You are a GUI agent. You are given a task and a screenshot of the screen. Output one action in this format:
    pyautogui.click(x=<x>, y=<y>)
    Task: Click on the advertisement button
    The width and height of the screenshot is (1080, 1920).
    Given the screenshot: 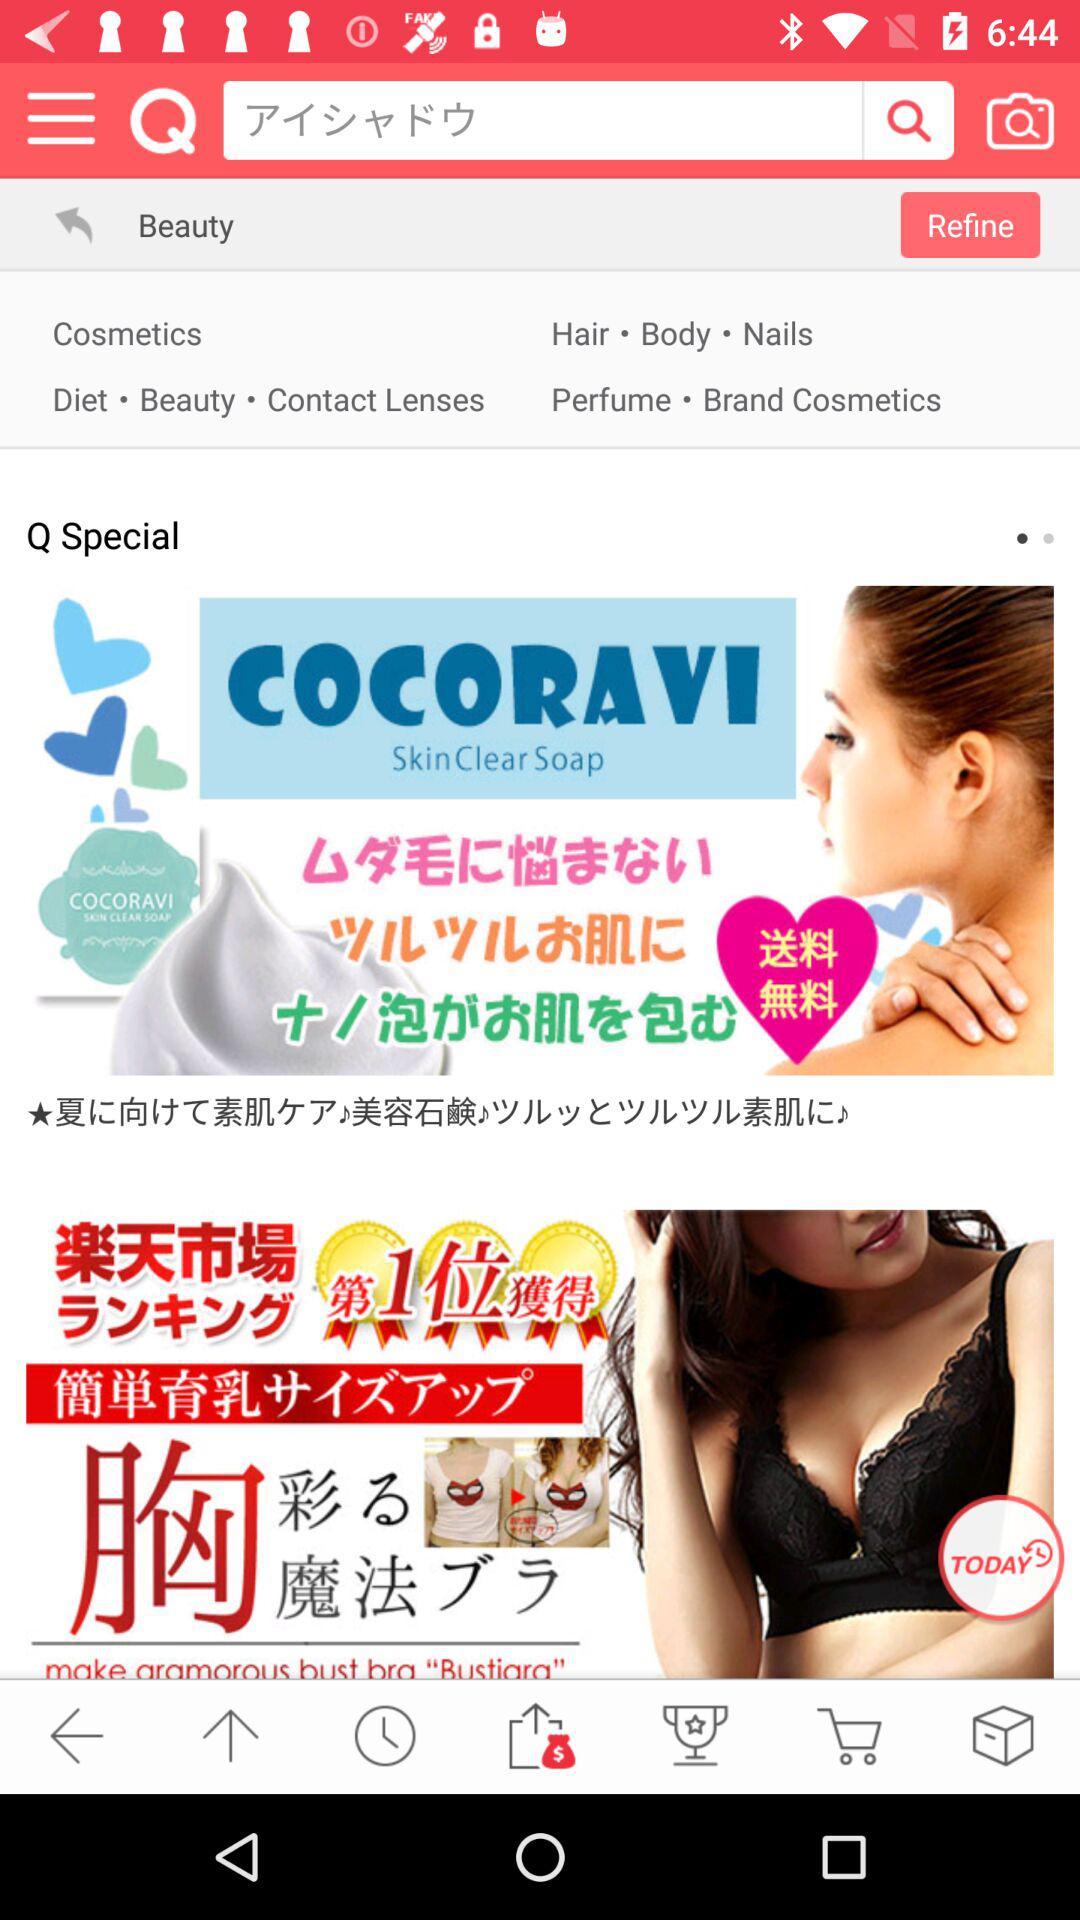 What is the action you would take?
    pyautogui.click(x=540, y=1444)
    